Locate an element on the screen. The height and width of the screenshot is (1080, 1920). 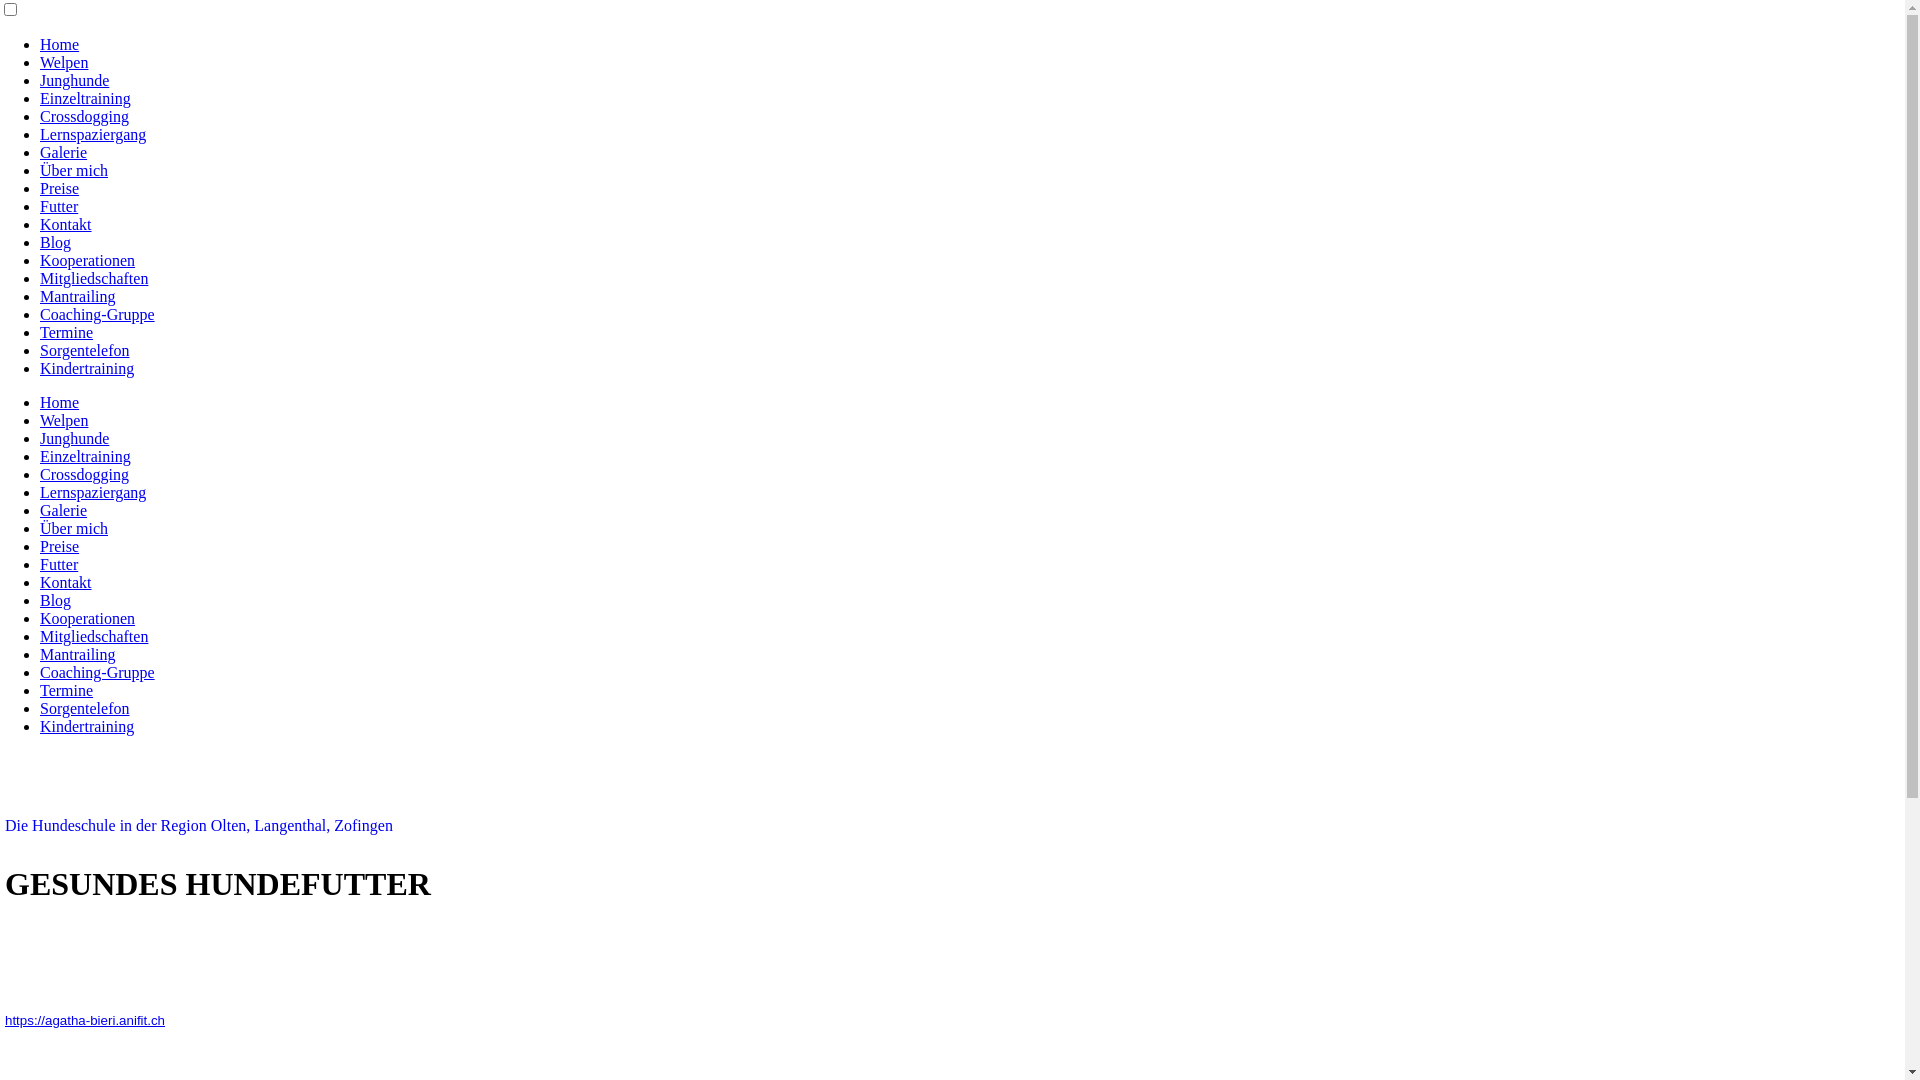
'Sorgentelefon' is located at coordinates (83, 349).